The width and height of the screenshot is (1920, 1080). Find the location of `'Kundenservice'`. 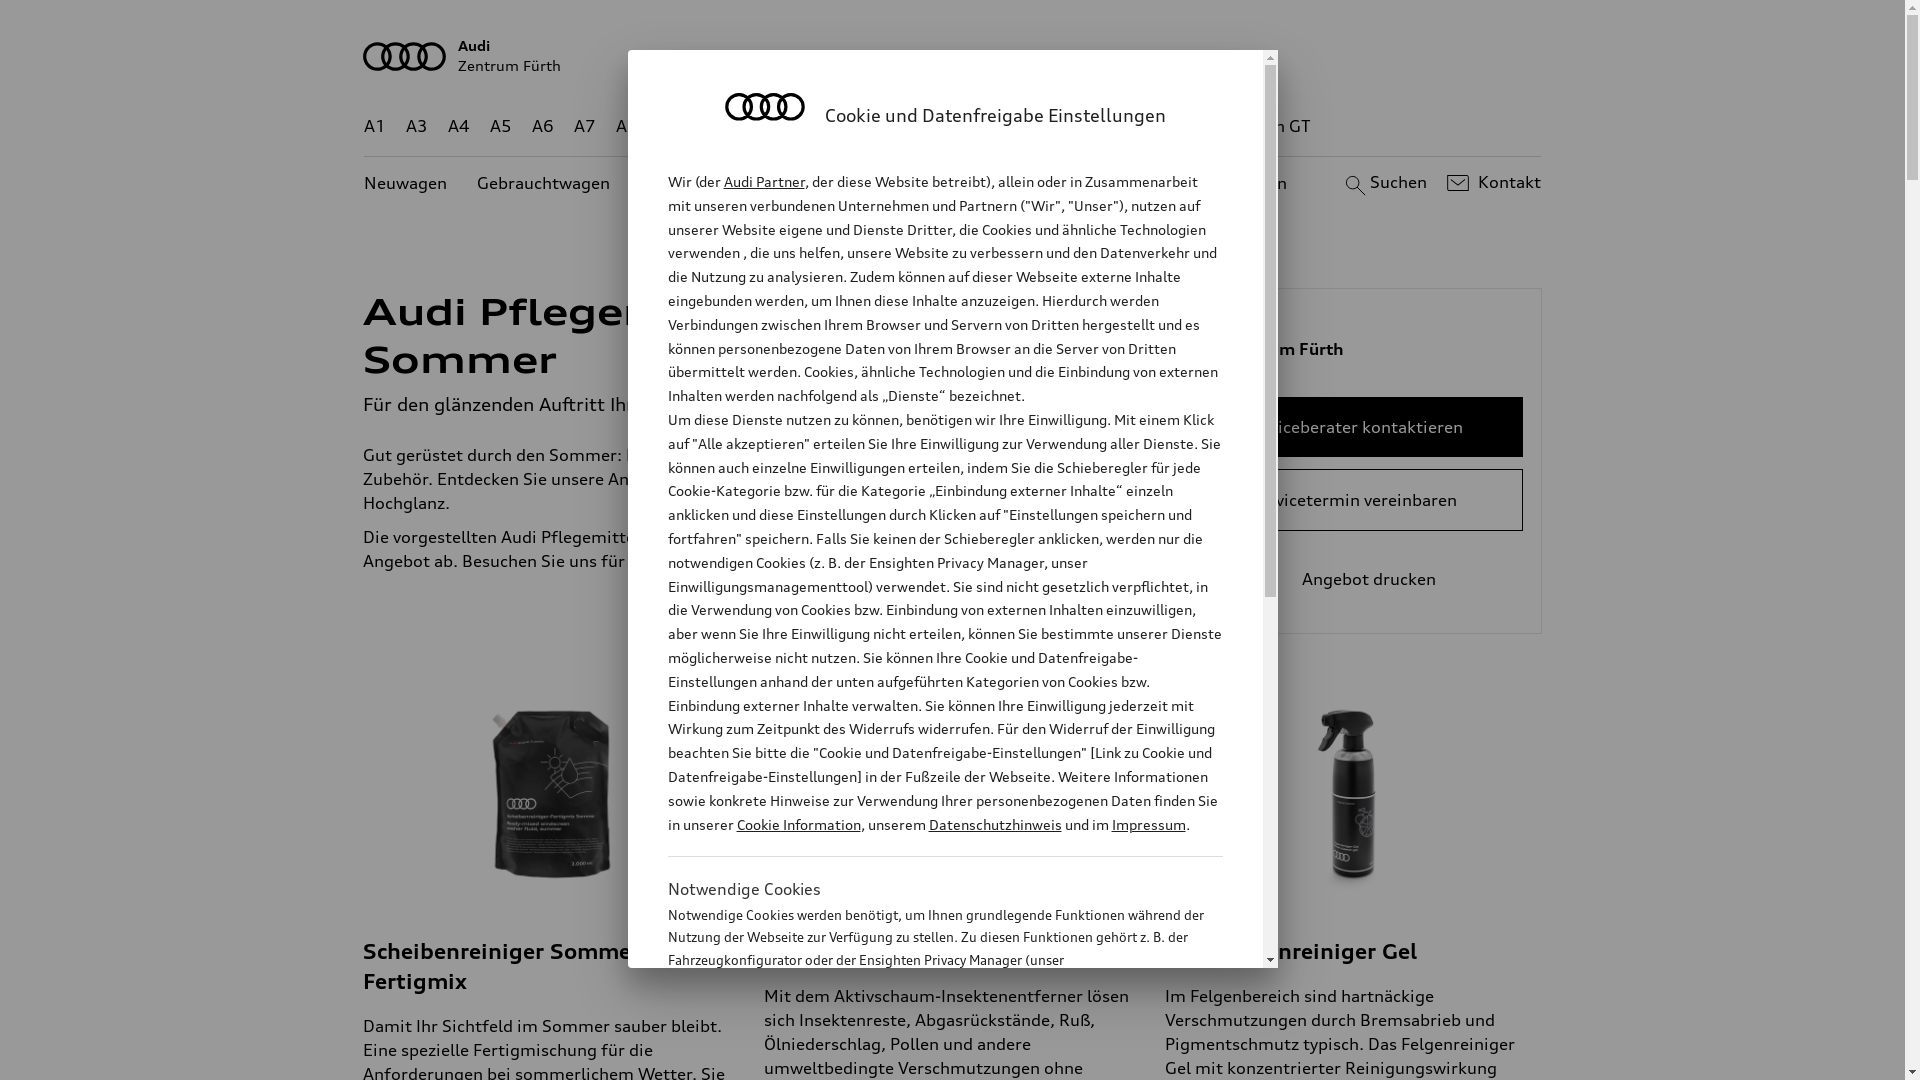

'Kundenservice' is located at coordinates (964, 183).